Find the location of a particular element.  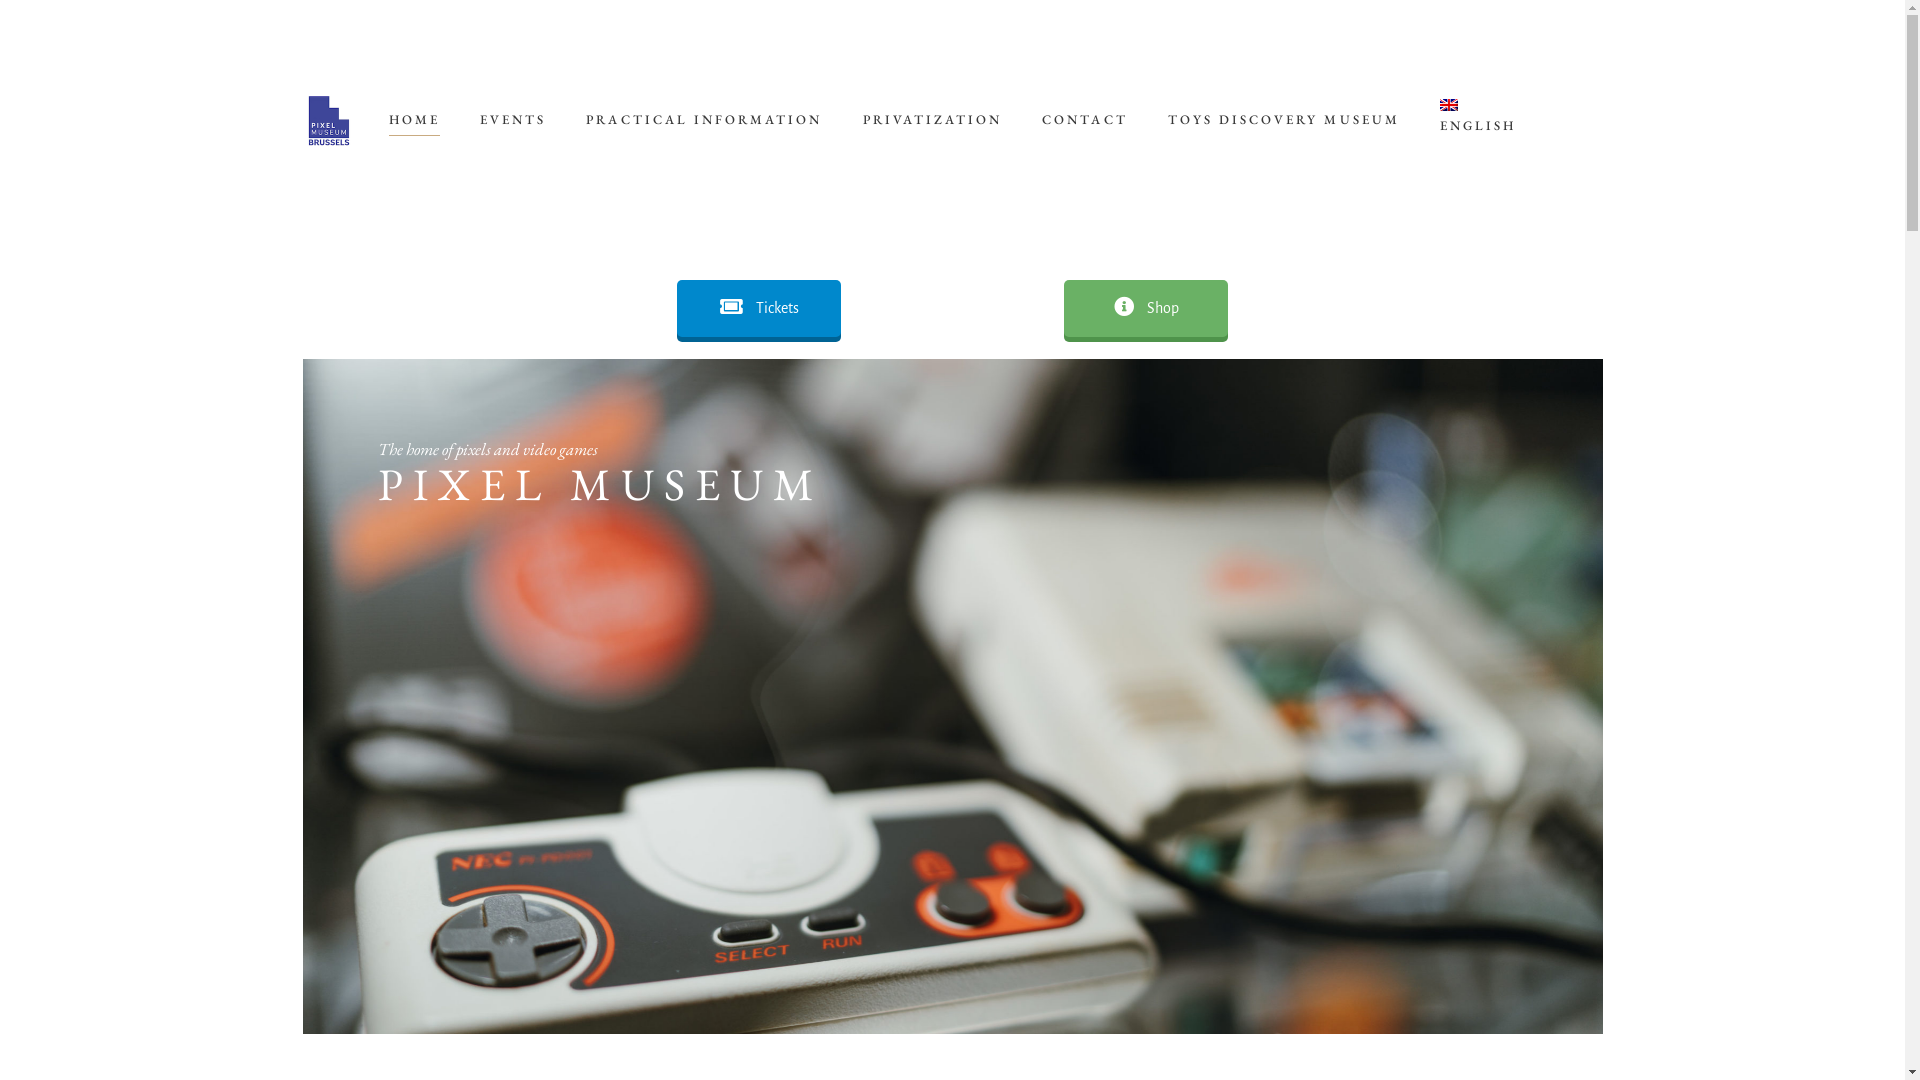

'TOYS DISCOVERY MUSEUM' is located at coordinates (1283, 119).